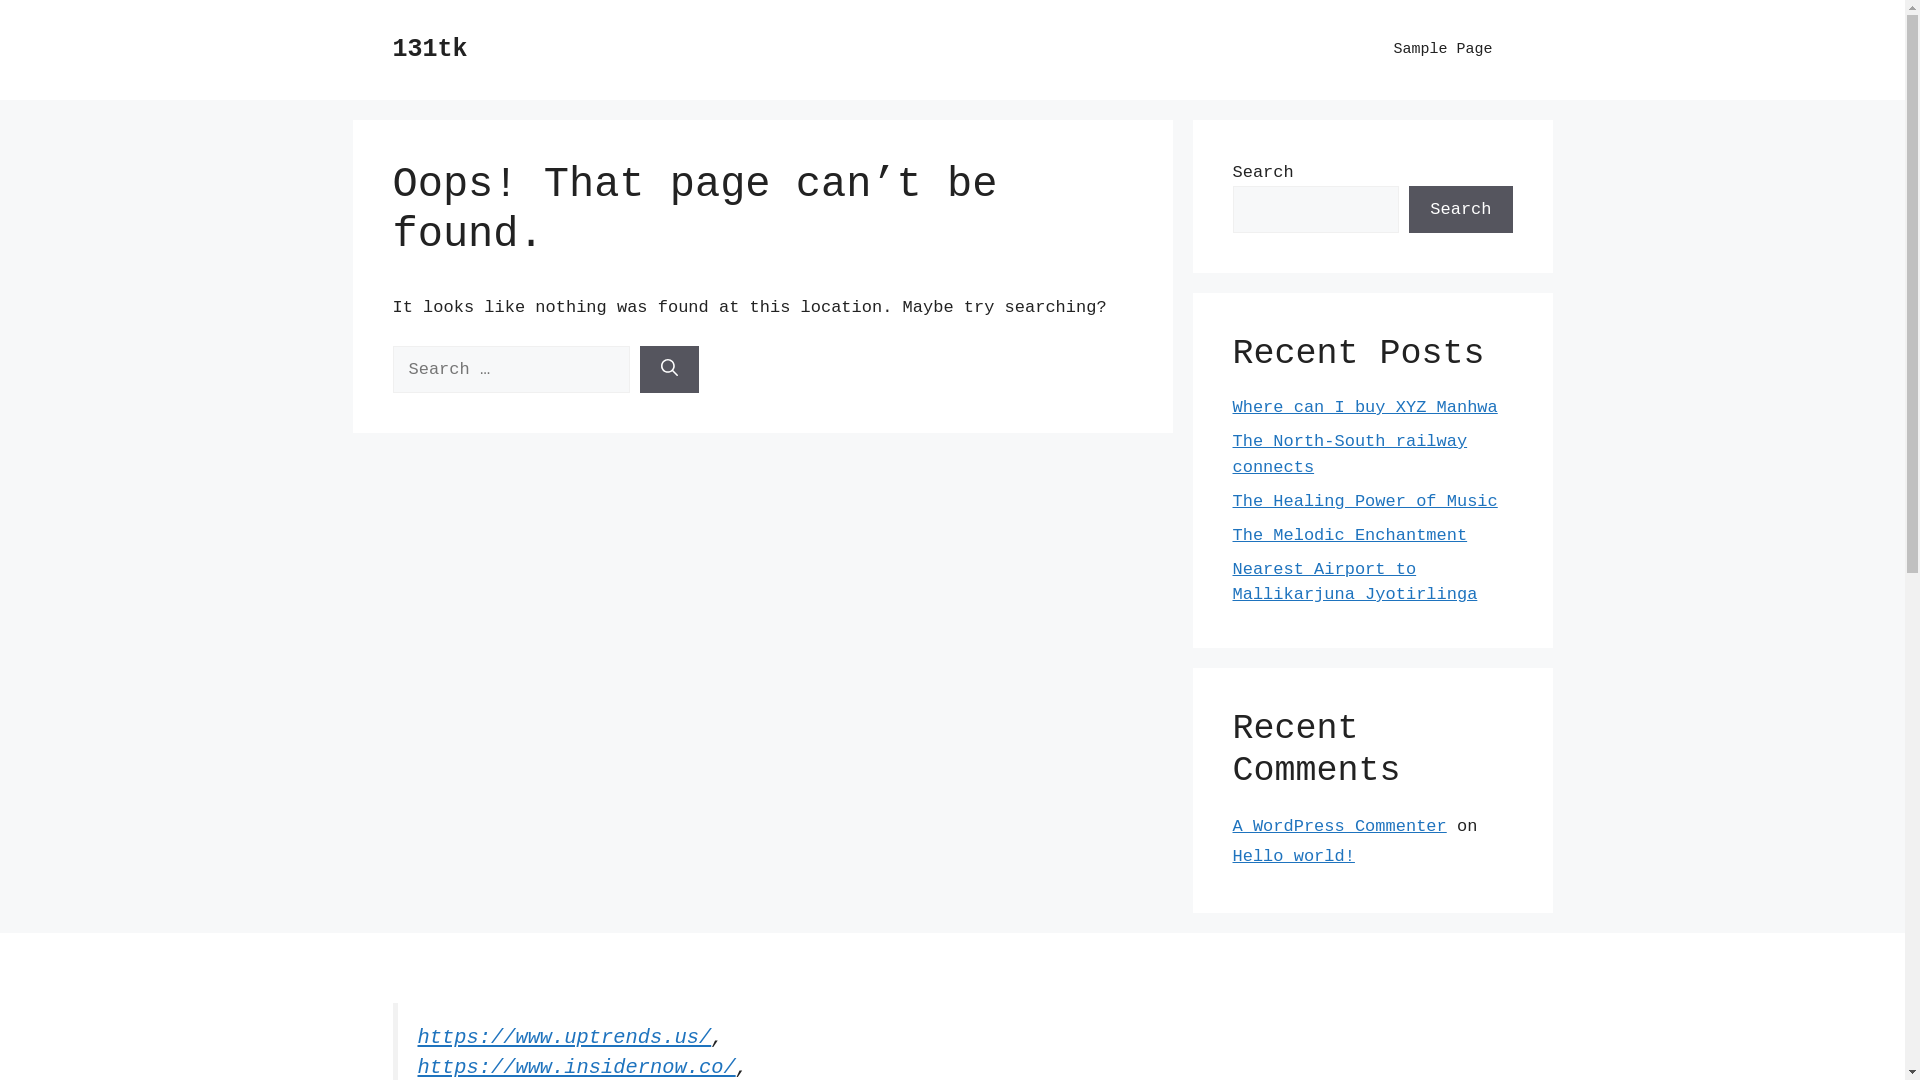  I want to click on 'The North-South railway connects', so click(1349, 454).